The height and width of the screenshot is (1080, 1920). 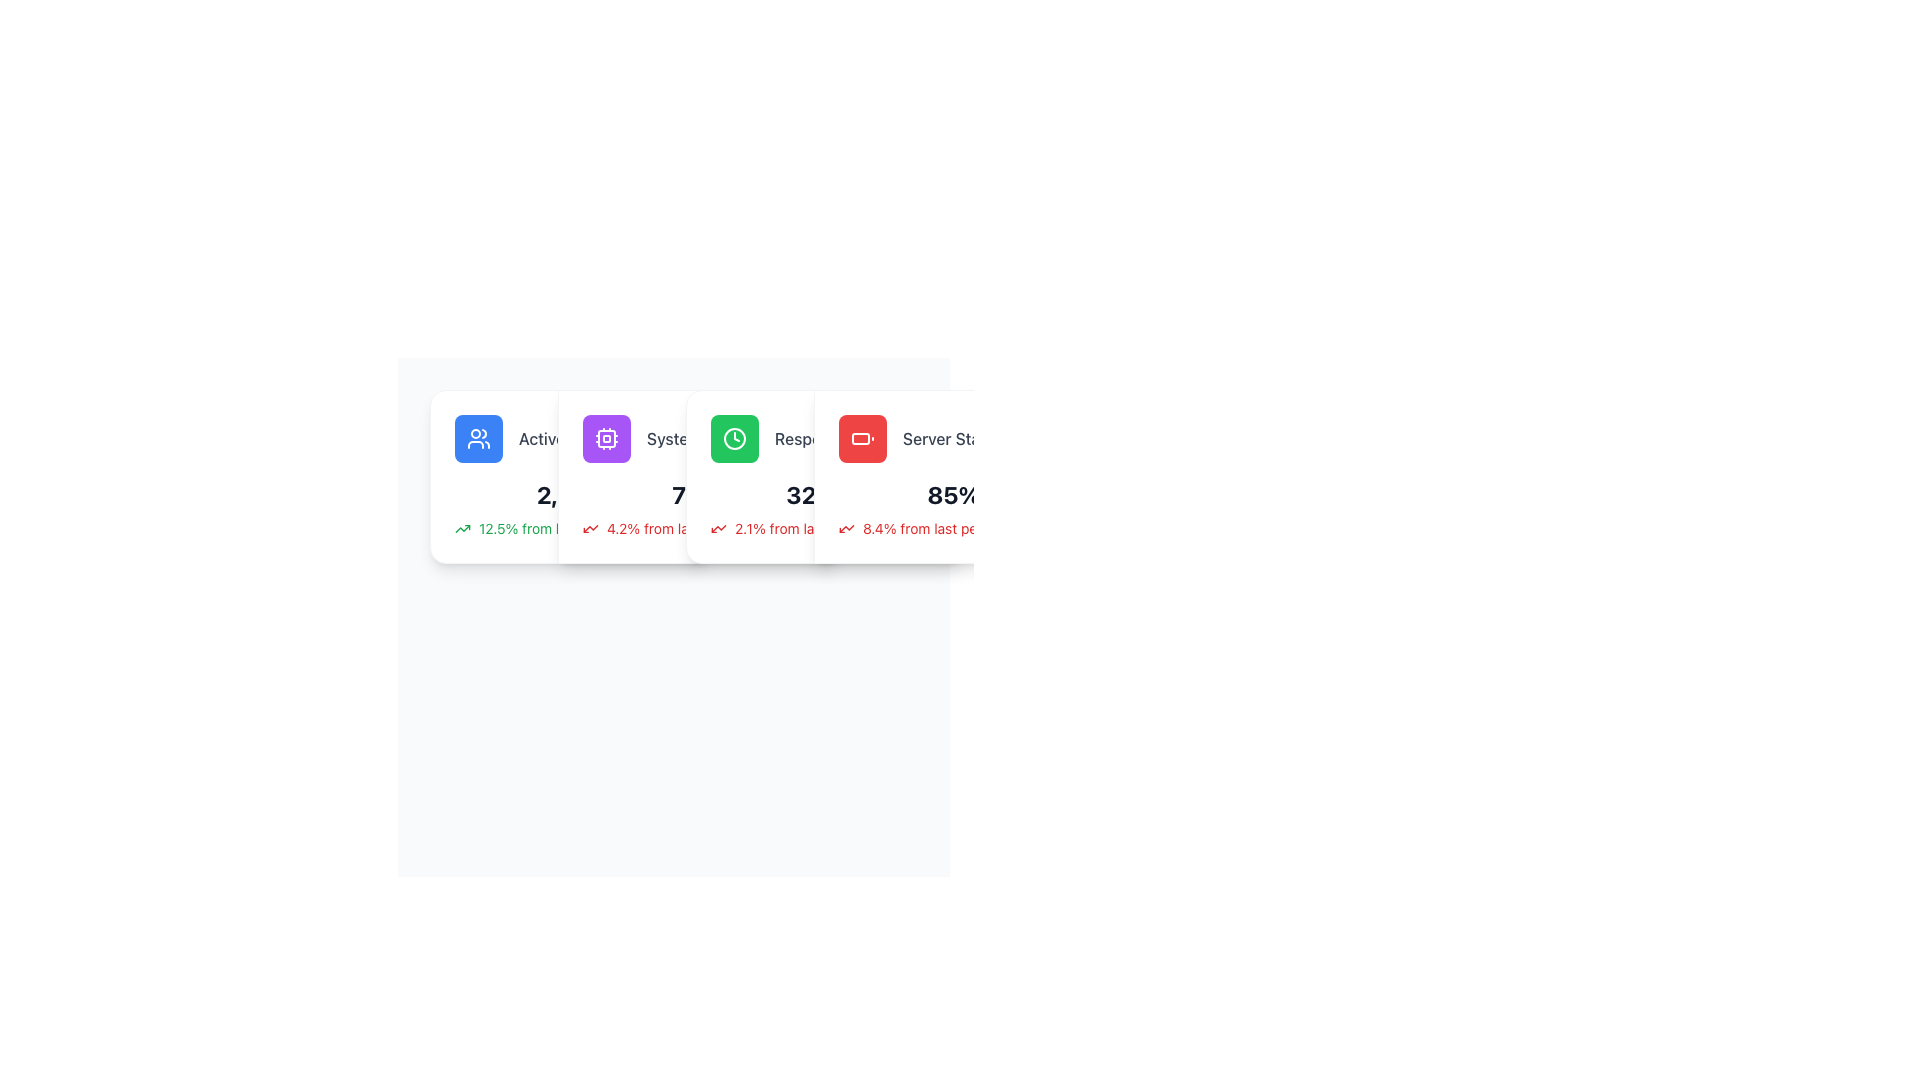 What do you see at coordinates (478, 438) in the screenshot?
I see `the user or team-related information icon located within the blue circular area of the leftmost card in the horizontal series of cards` at bounding box center [478, 438].